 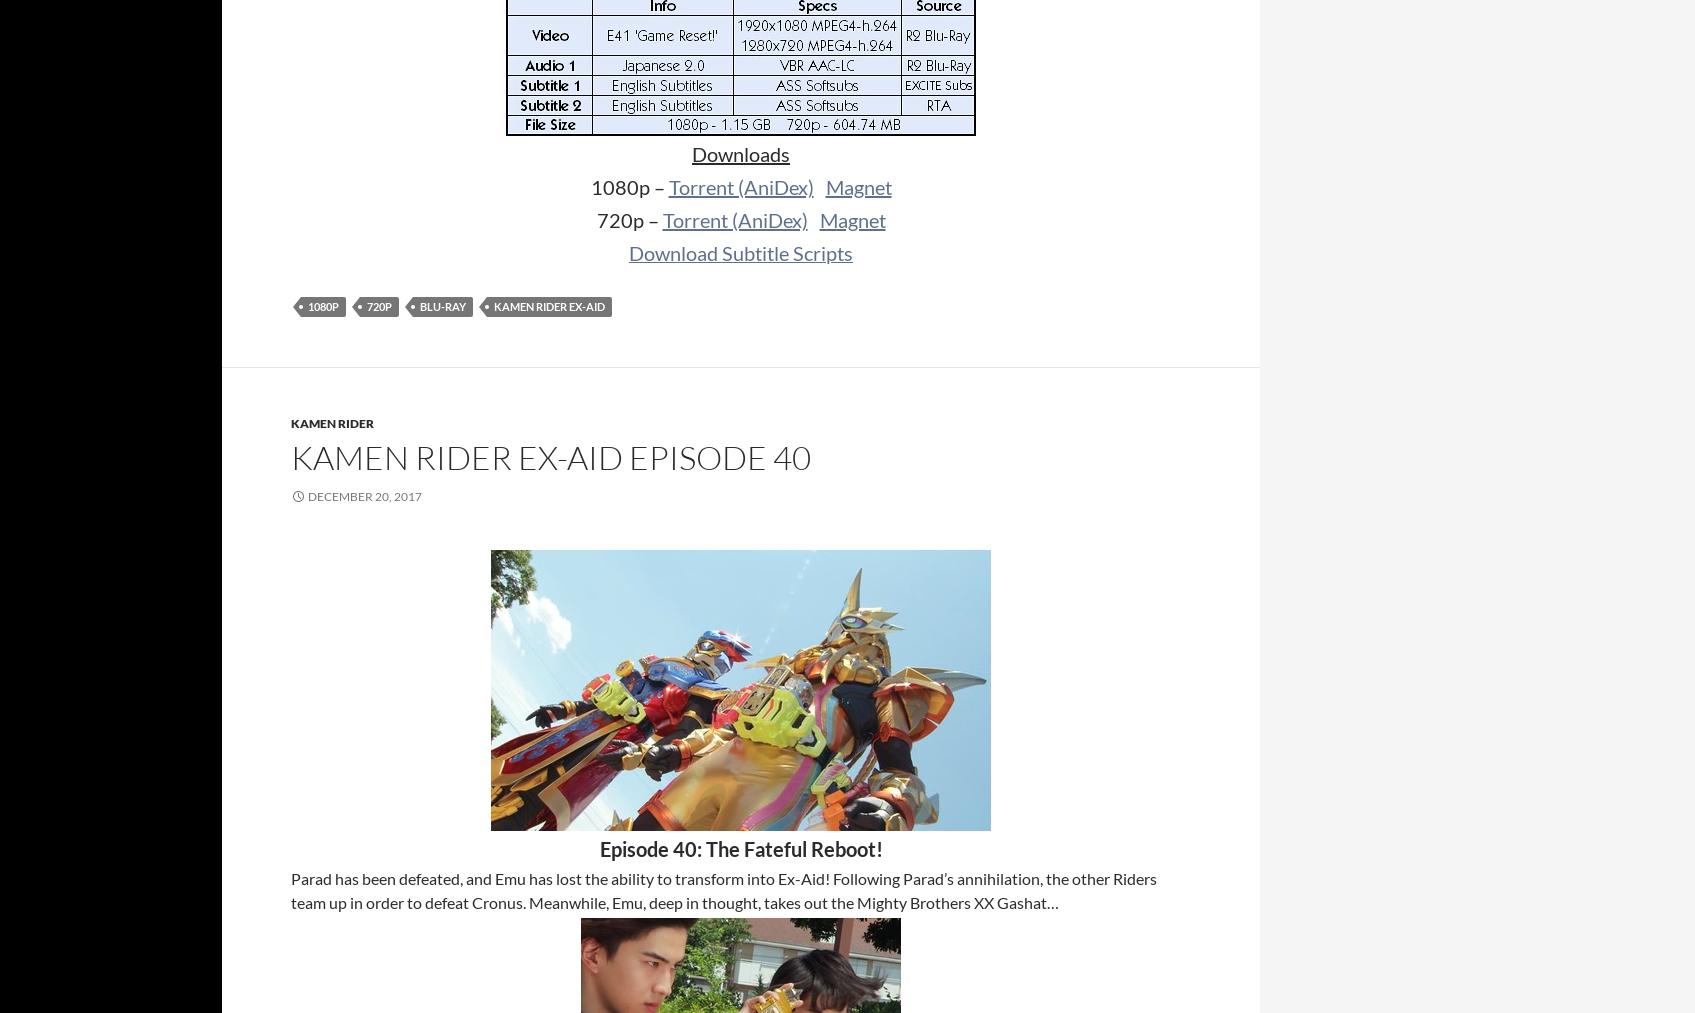 What do you see at coordinates (740, 252) in the screenshot?
I see `'Download Subtitle Scripts'` at bounding box center [740, 252].